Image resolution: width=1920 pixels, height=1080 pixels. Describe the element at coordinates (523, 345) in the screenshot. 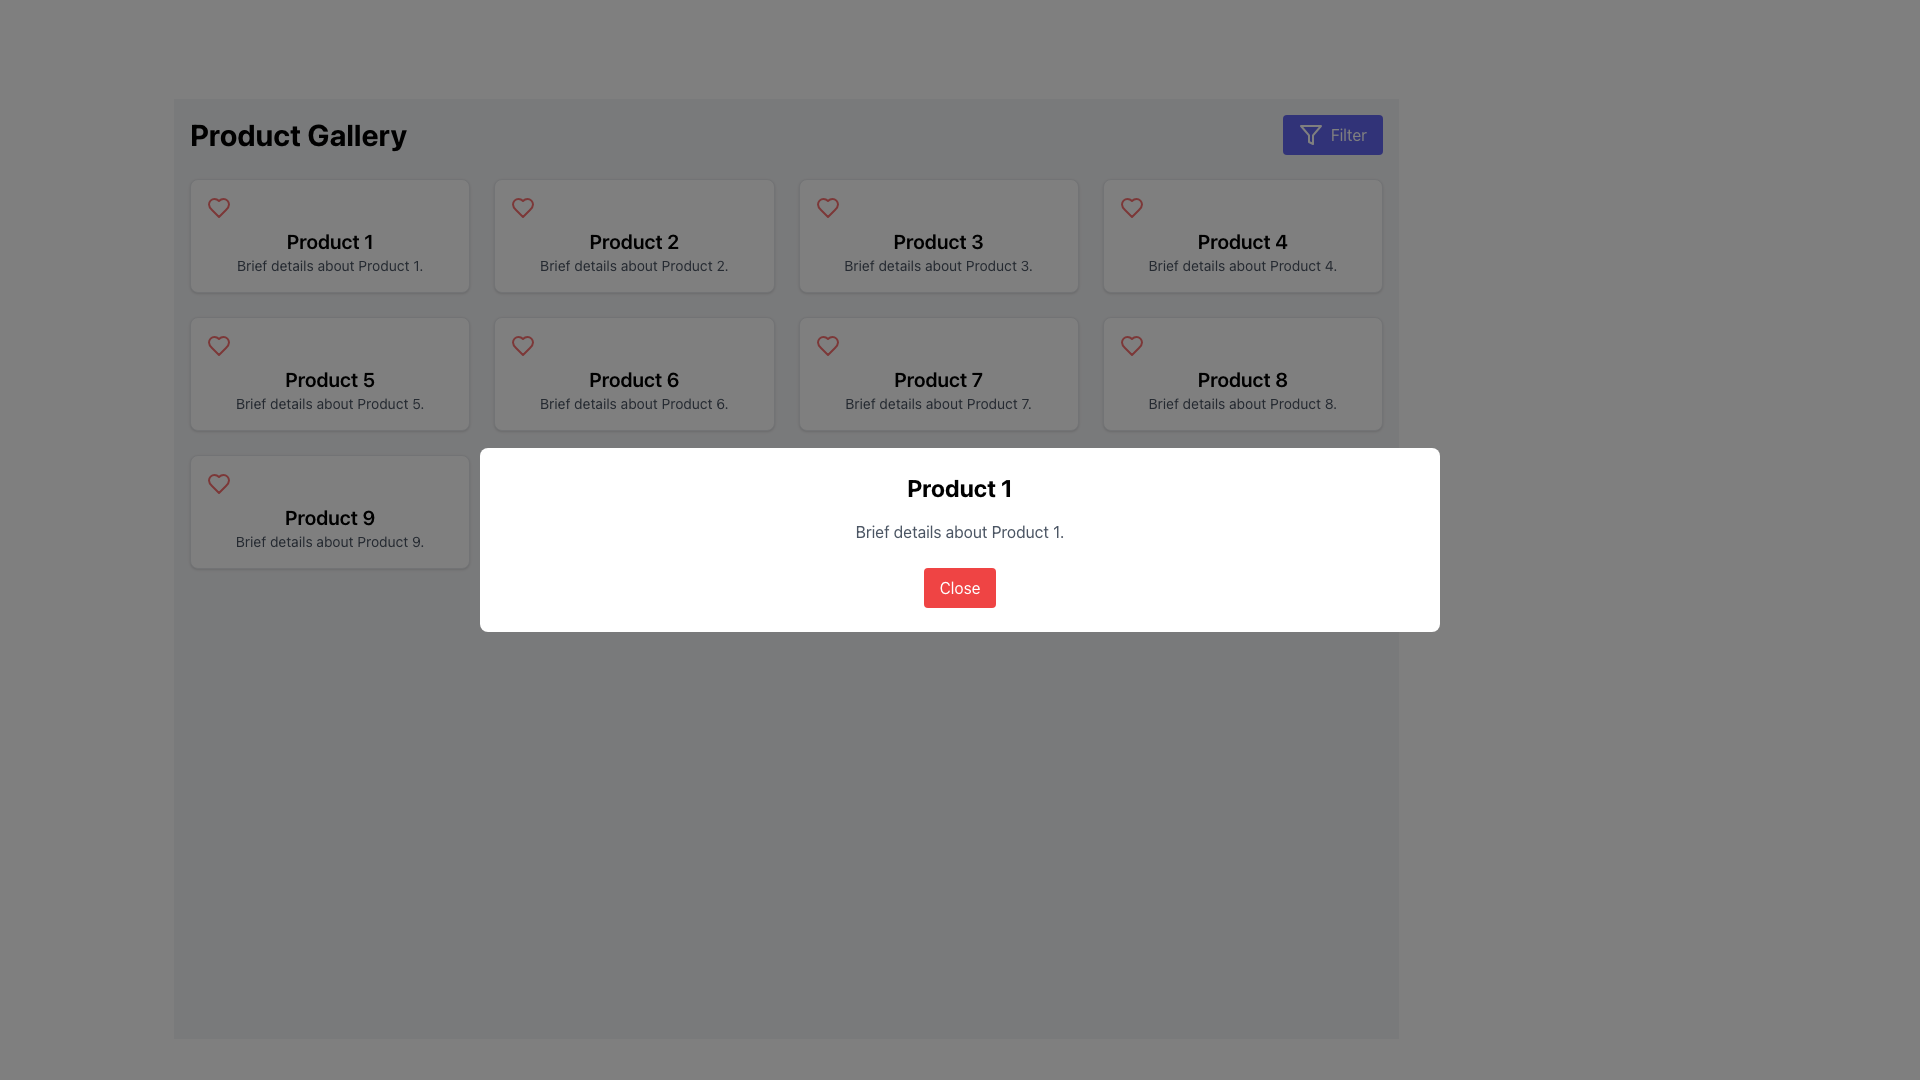

I see `the heart icon in the upper-left corner of 'Product 6' to trigger a tooltip` at that location.